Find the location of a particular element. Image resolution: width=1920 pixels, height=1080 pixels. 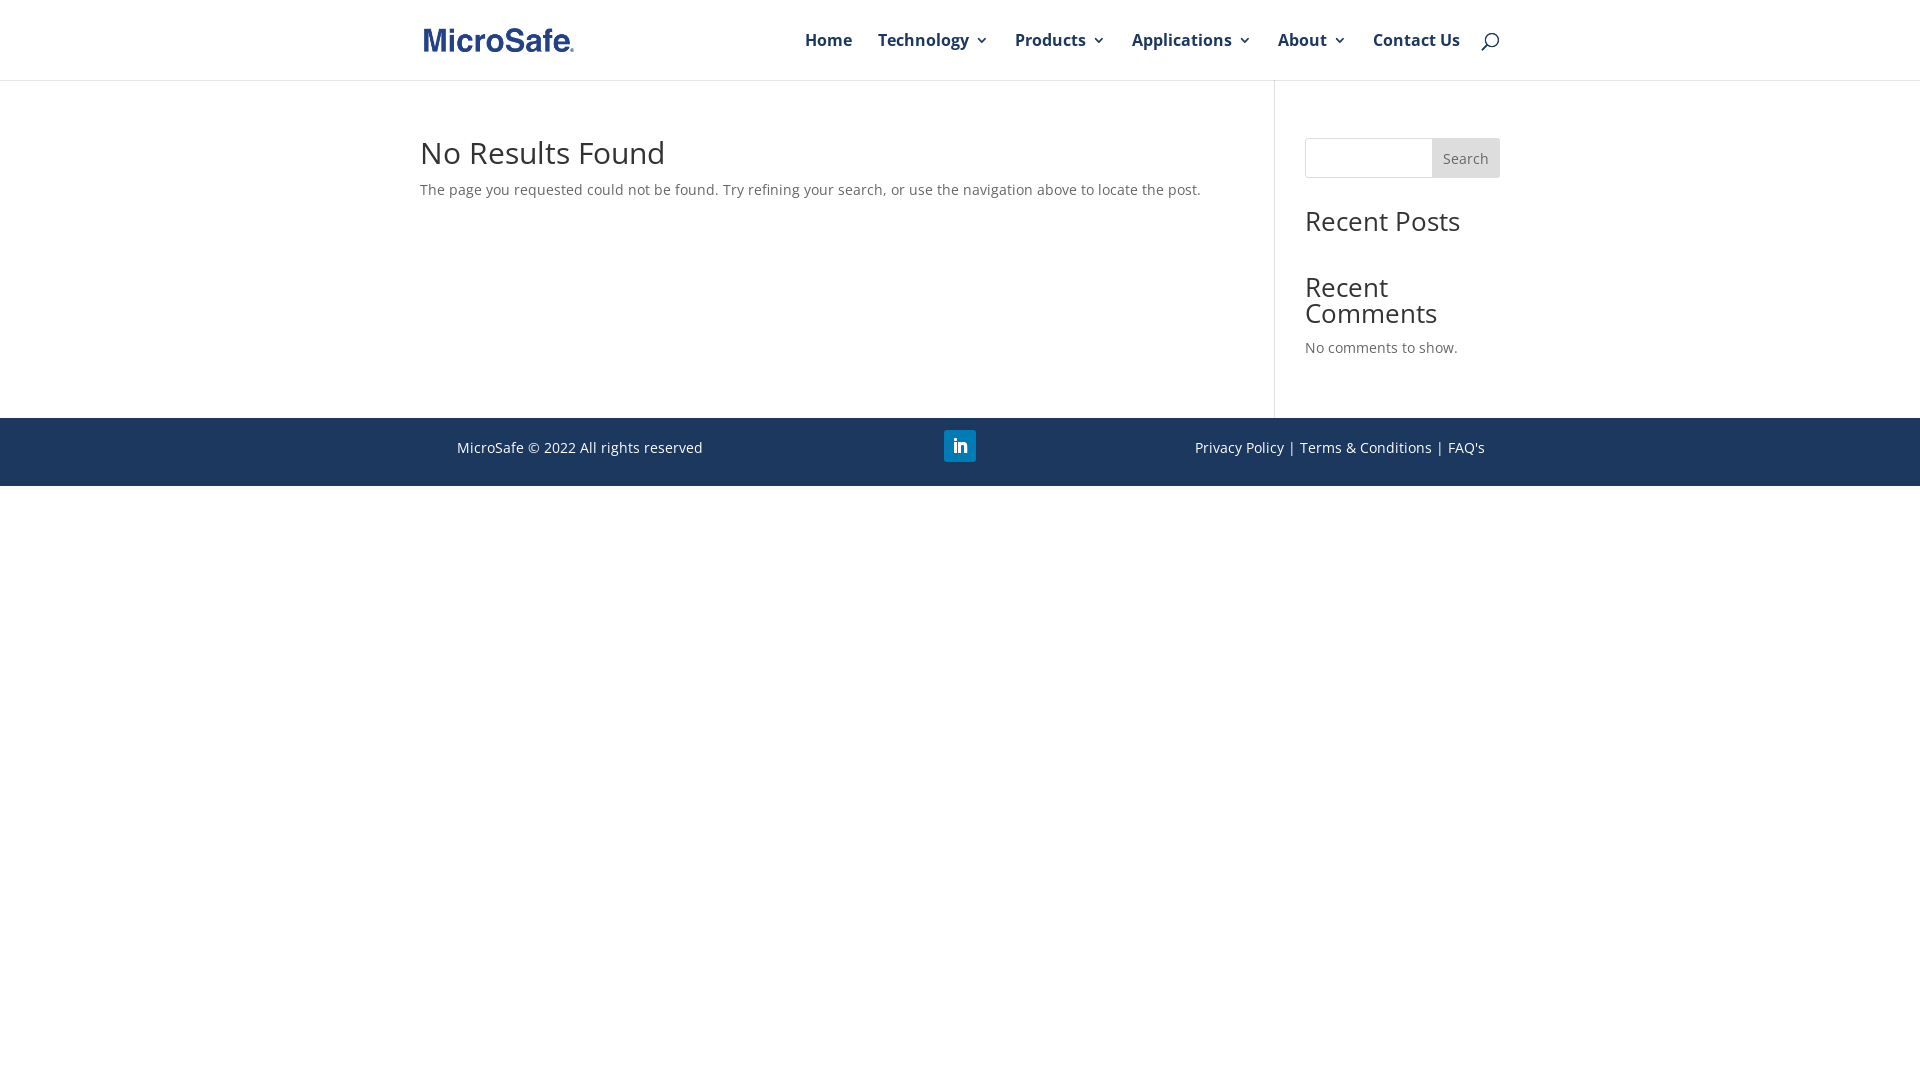

'About' is located at coordinates (1312, 55).